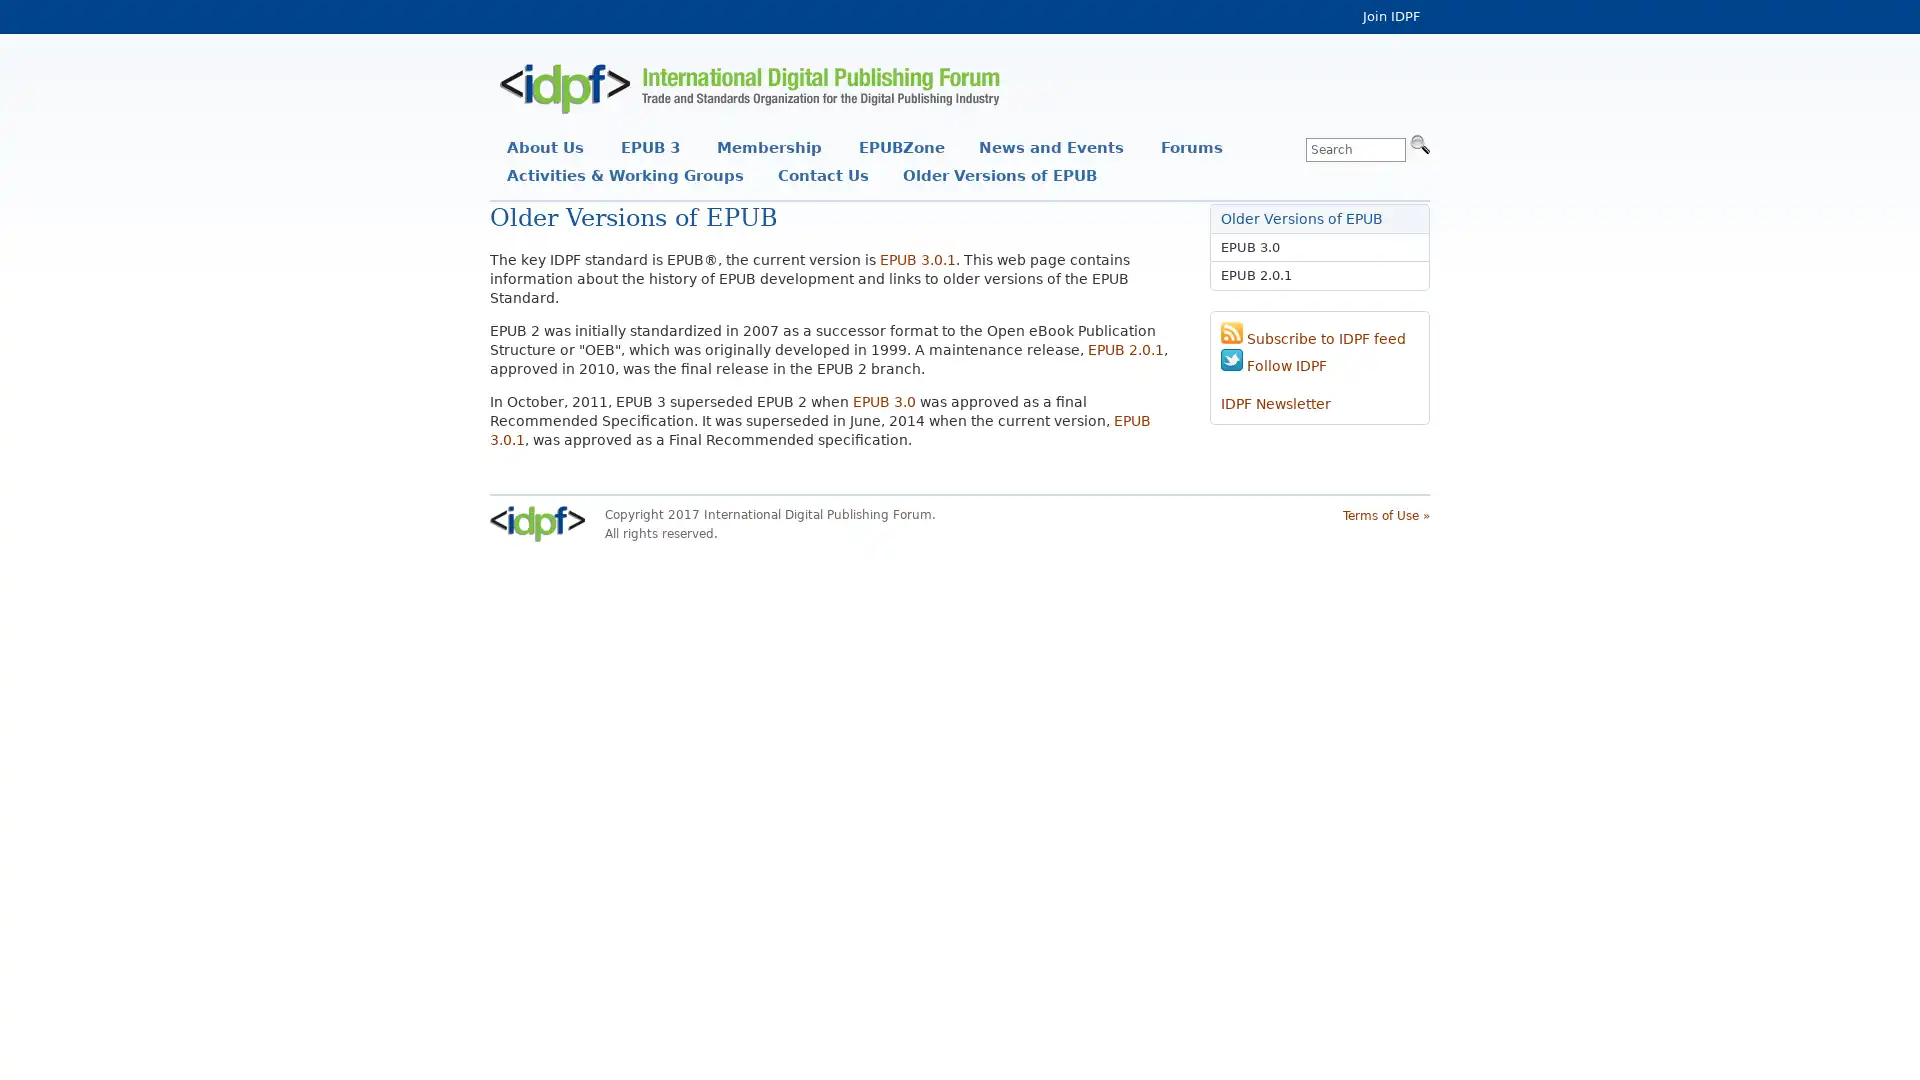 This screenshot has width=1920, height=1080. I want to click on Go, so click(1419, 142).